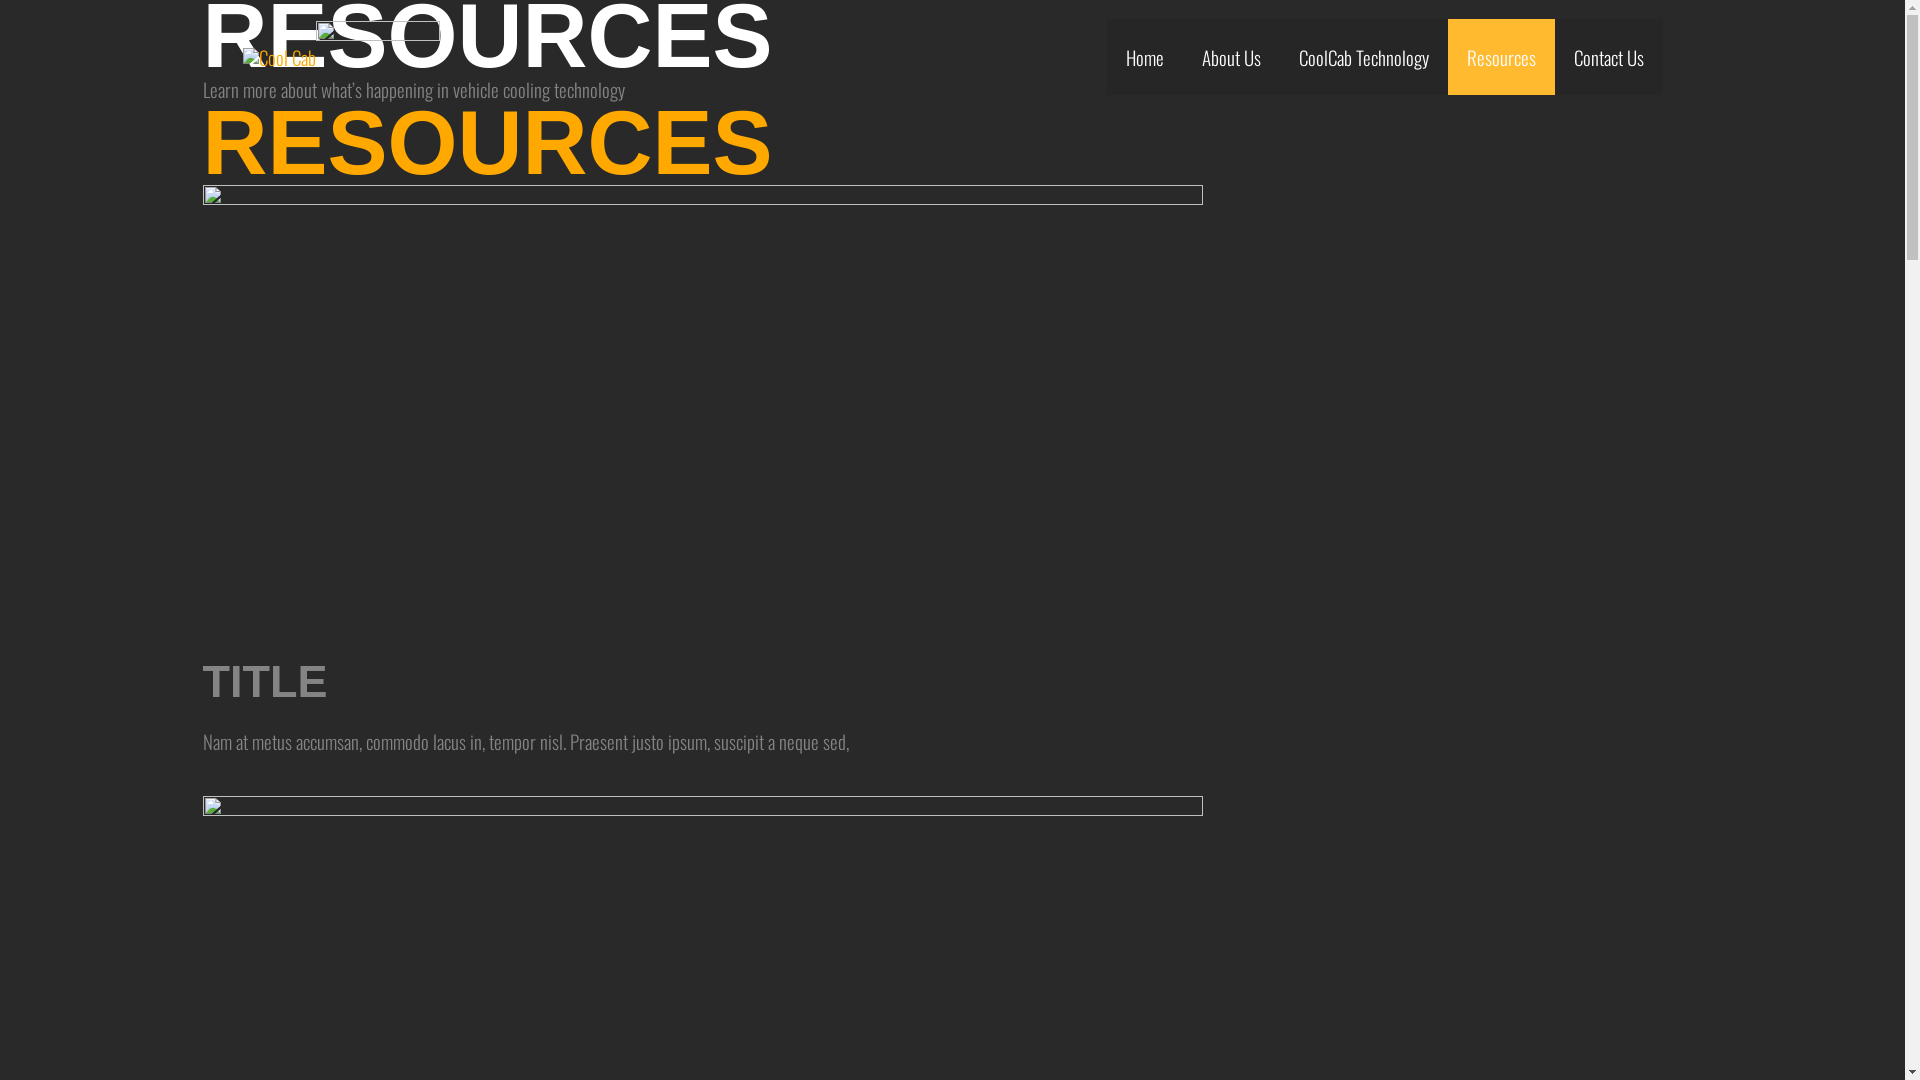  I want to click on 'TITLE', so click(263, 680).